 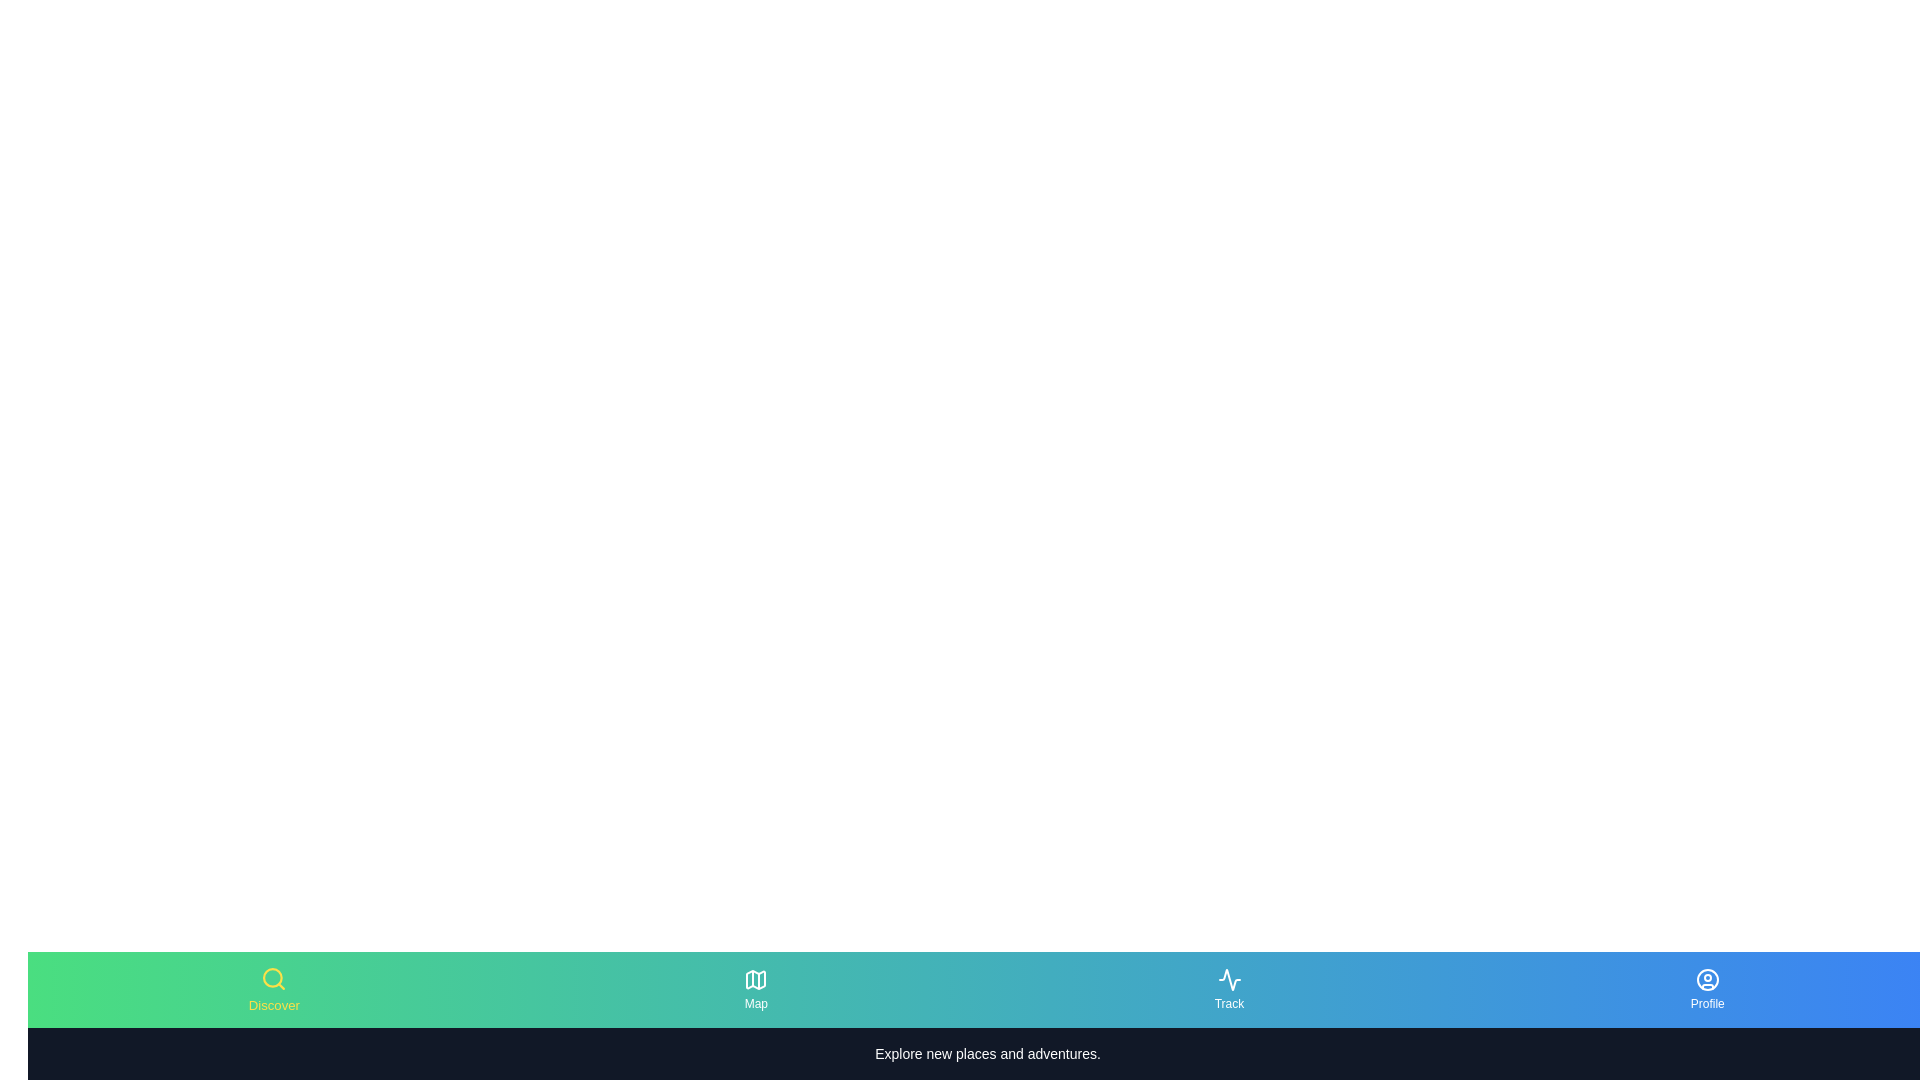 What do you see at coordinates (273, 990) in the screenshot?
I see `the active tab to display its content` at bounding box center [273, 990].